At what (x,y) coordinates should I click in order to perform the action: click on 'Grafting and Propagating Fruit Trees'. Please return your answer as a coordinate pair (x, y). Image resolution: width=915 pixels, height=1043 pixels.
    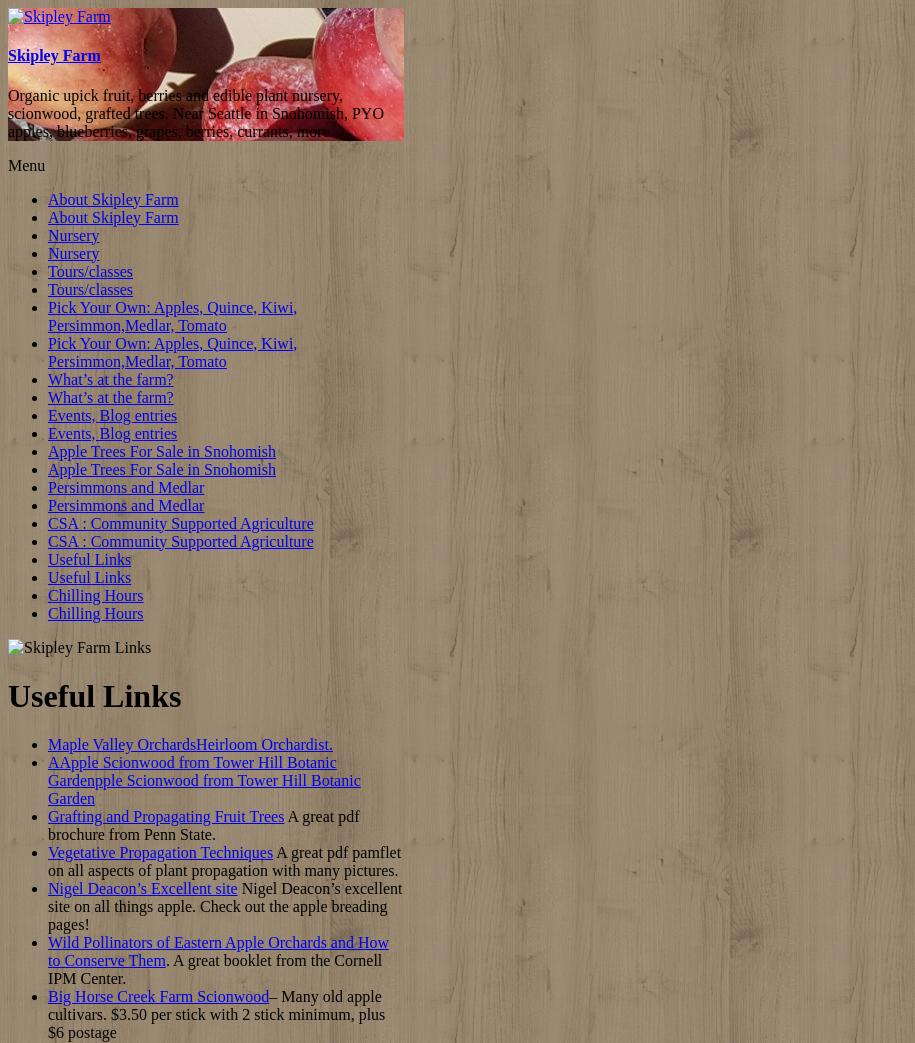
    Looking at the image, I should click on (164, 815).